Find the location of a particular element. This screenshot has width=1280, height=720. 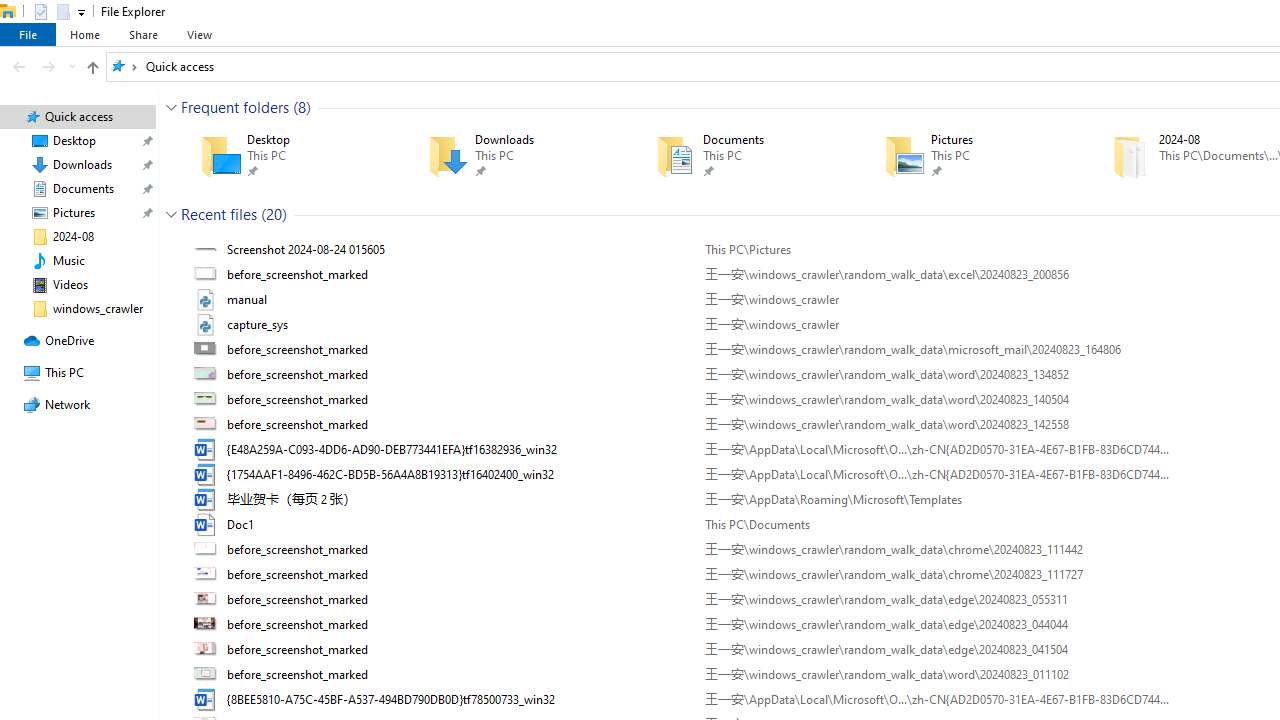

'Downloads' is located at coordinates (513, 155).